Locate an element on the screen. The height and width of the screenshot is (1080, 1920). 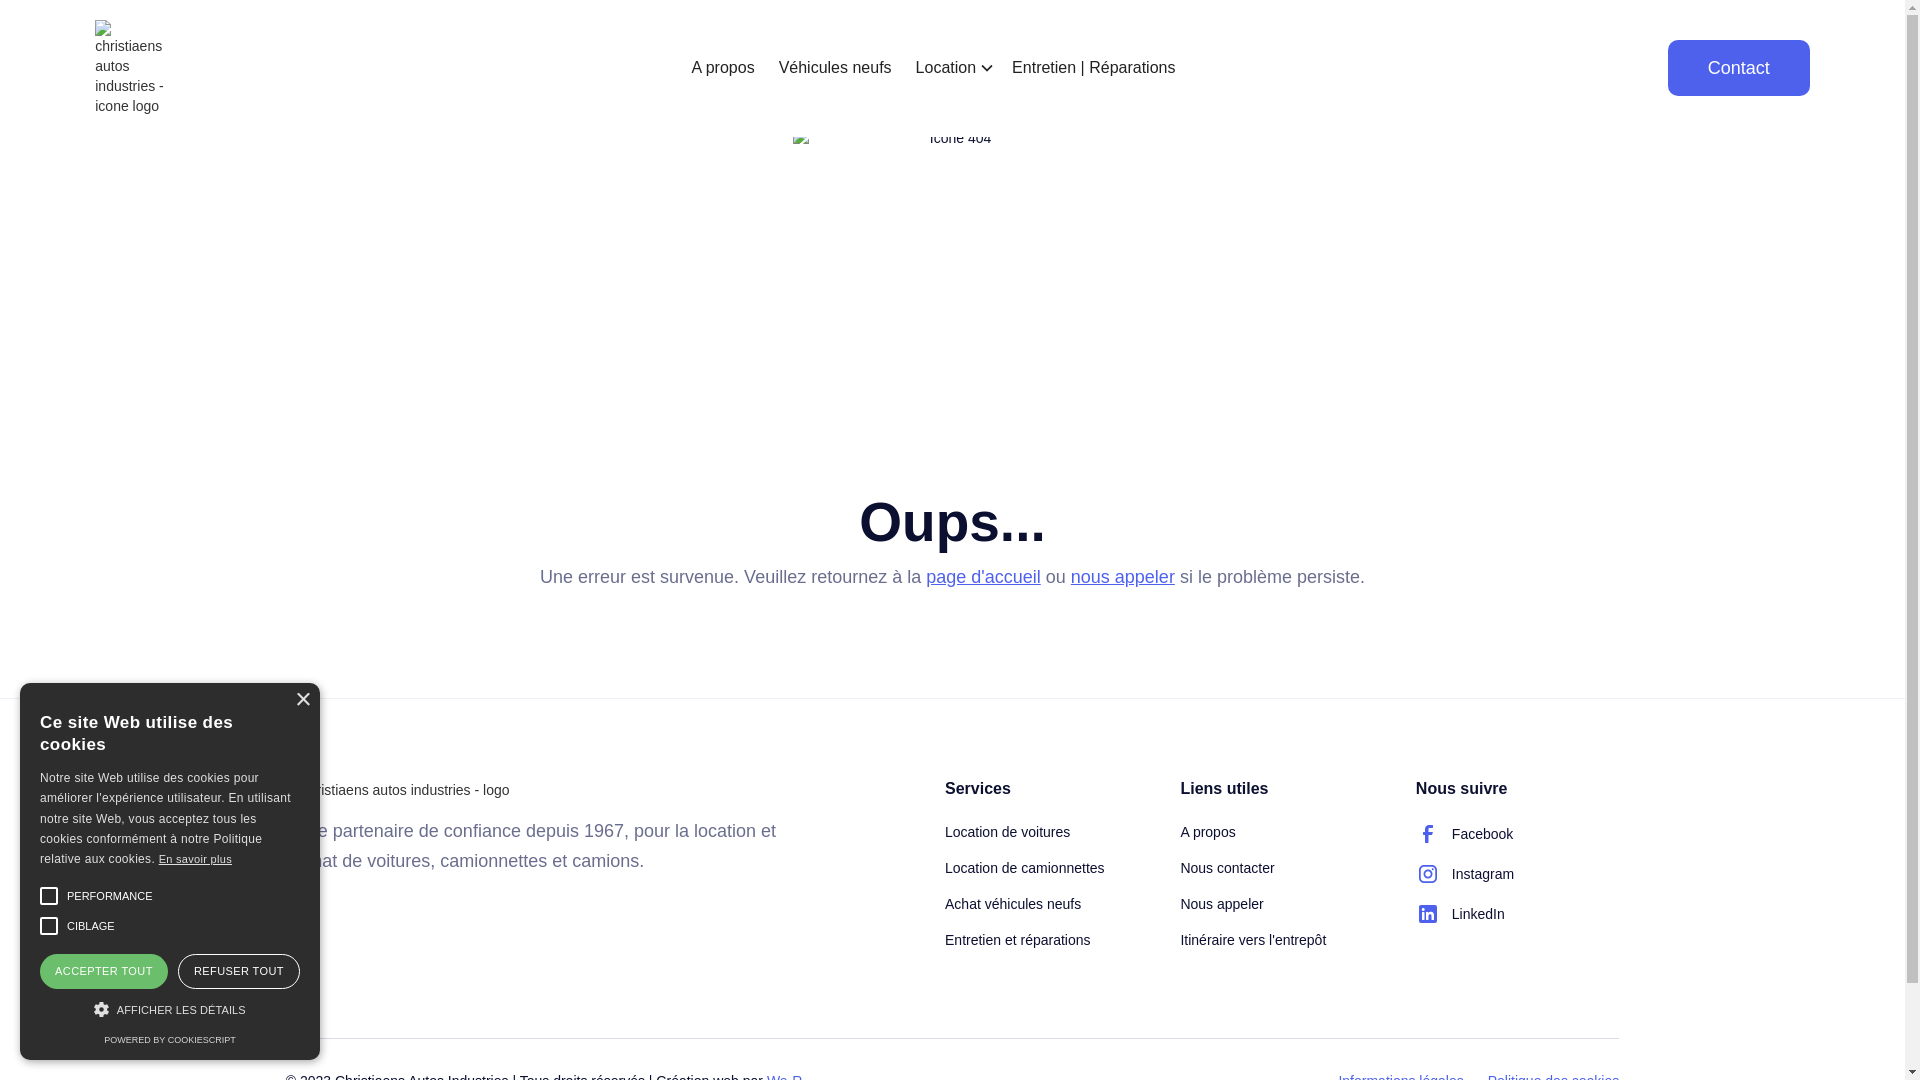
'LinkedIn' is located at coordinates (1460, 914).